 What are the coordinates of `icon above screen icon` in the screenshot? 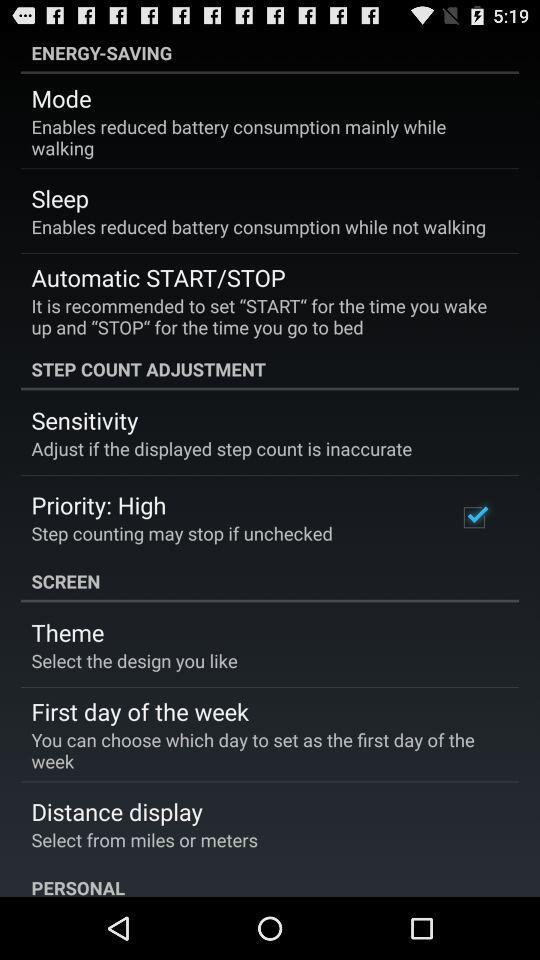 It's located at (473, 516).